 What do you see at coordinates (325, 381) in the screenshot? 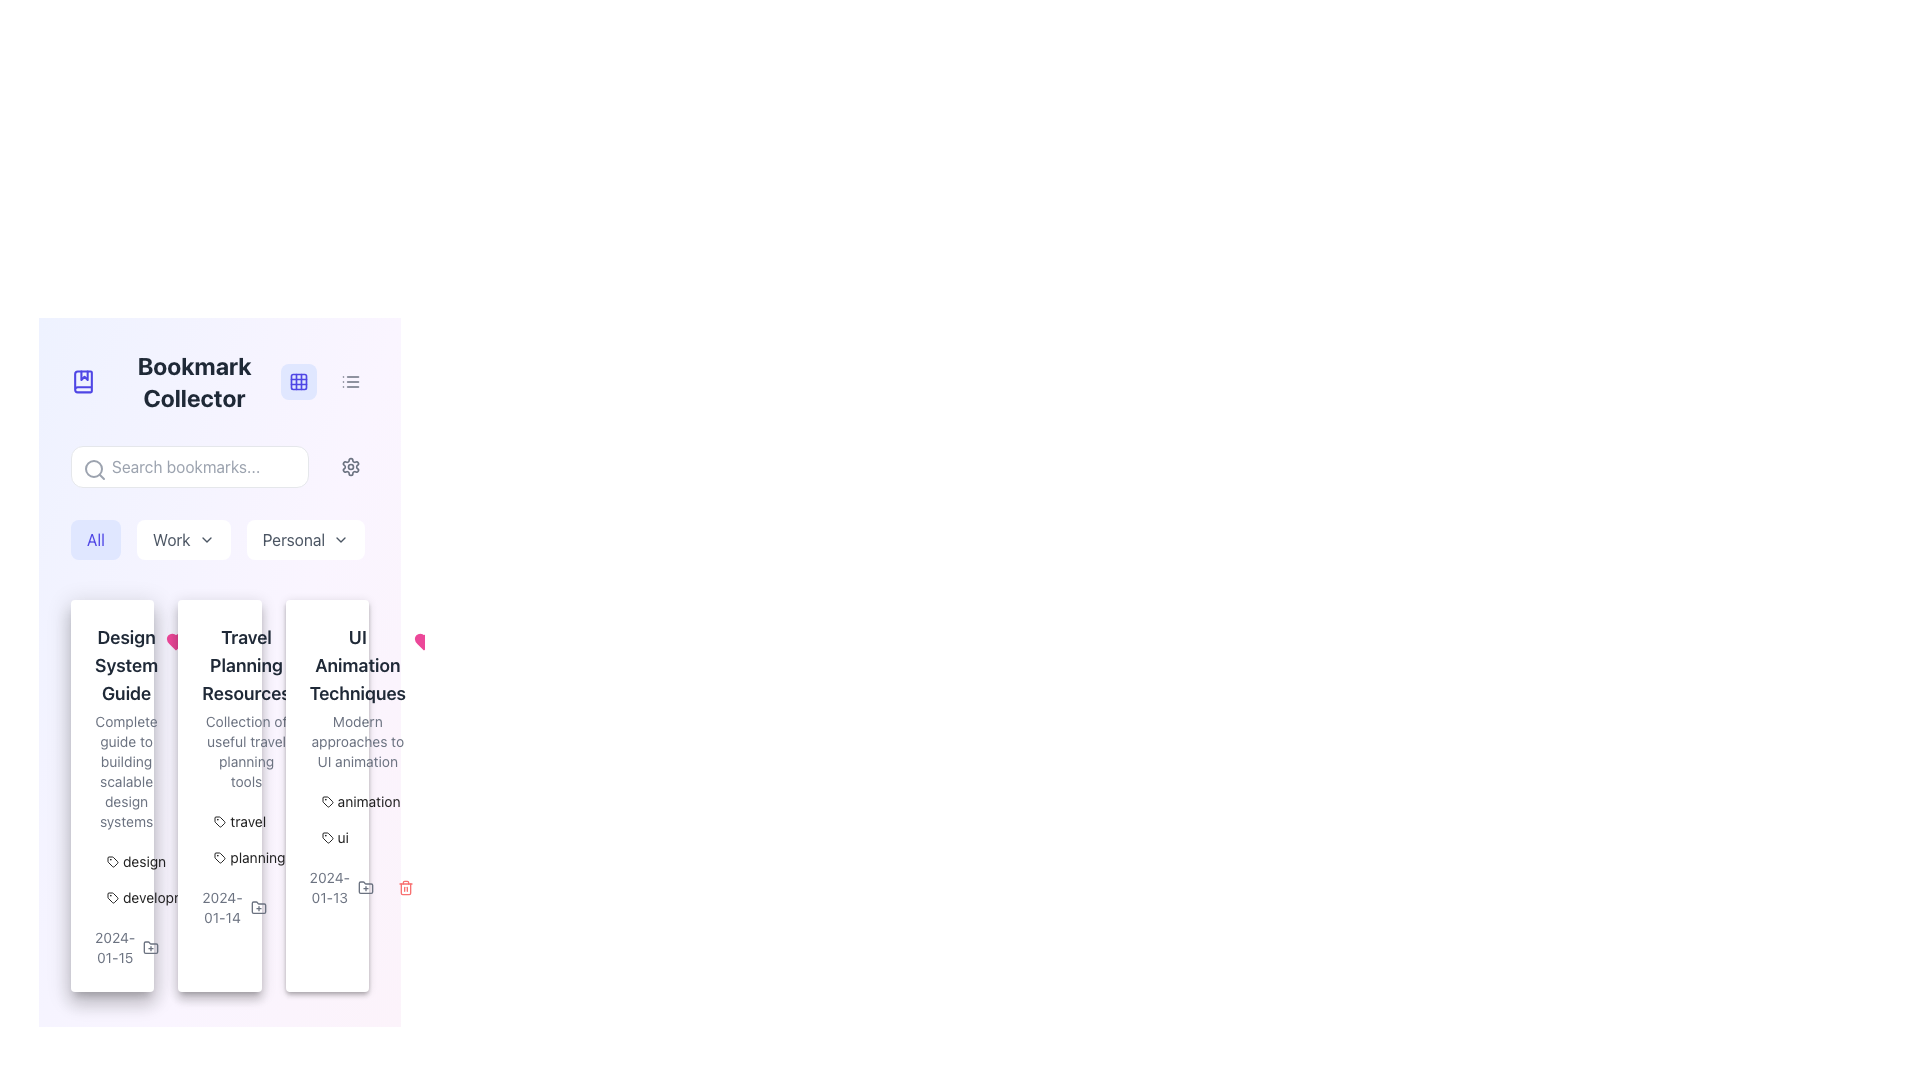
I see `the multi-functional control group containing interactive icons located in the top-right corner of the 'Bookmark Collector' interface to observe the hover effects of the grid and list view icons` at bounding box center [325, 381].